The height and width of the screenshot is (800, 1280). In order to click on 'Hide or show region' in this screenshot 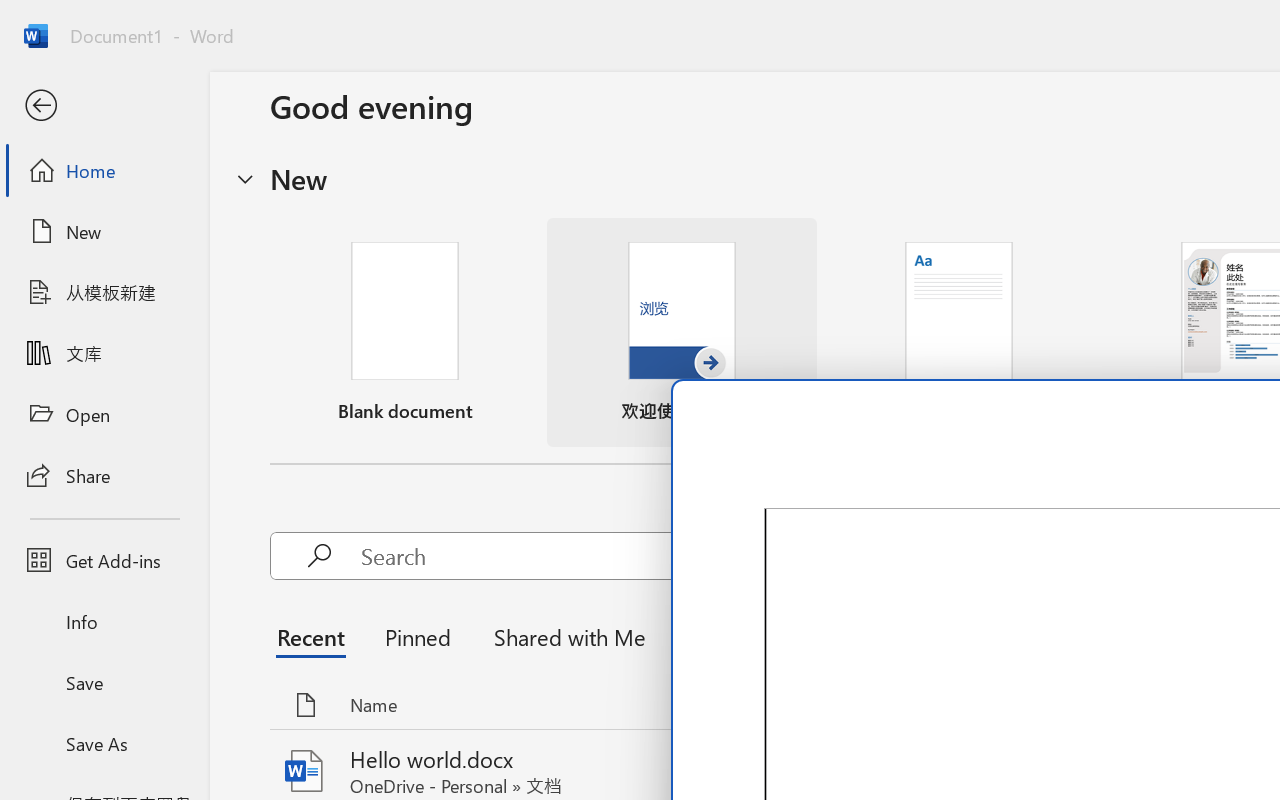, I will do `click(244, 177)`.